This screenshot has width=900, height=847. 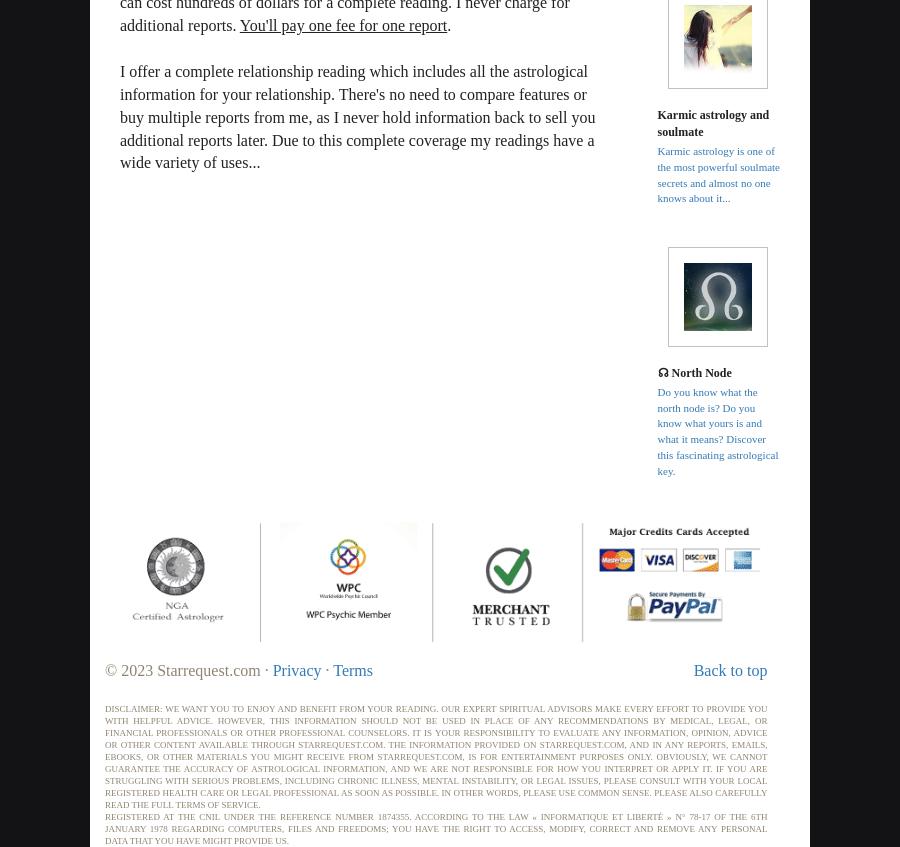 I want to click on 'I offer a complete relationship reading which includes all the astrological information for your relationship.

There's no need to compare features or buy multiple reports from me, as I never hold information back to sell you additional reports later. Due to this complete coverage my readings have a wide variety of uses...', so click(x=357, y=116).